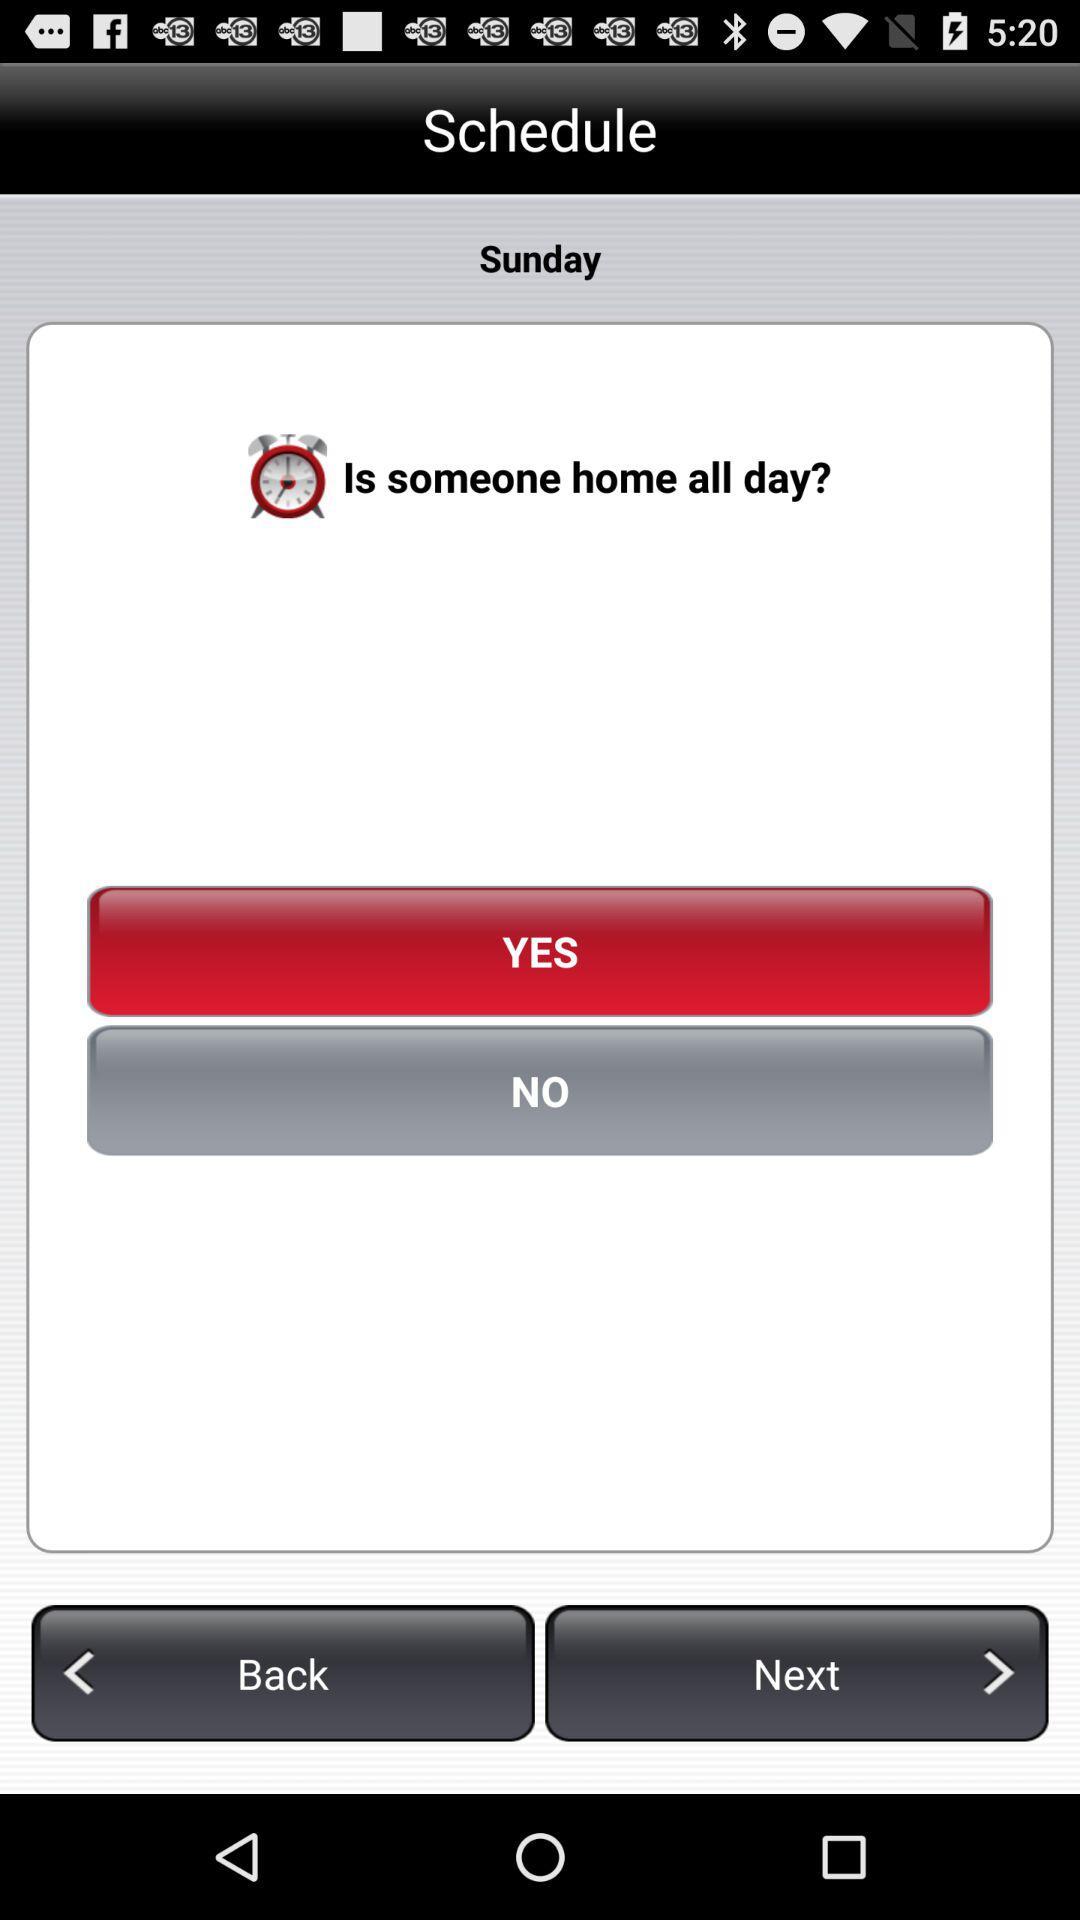 This screenshot has height=1920, width=1080. Describe the element at coordinates (540, 950) in the screenshot. I see `the yes icon` at that location.